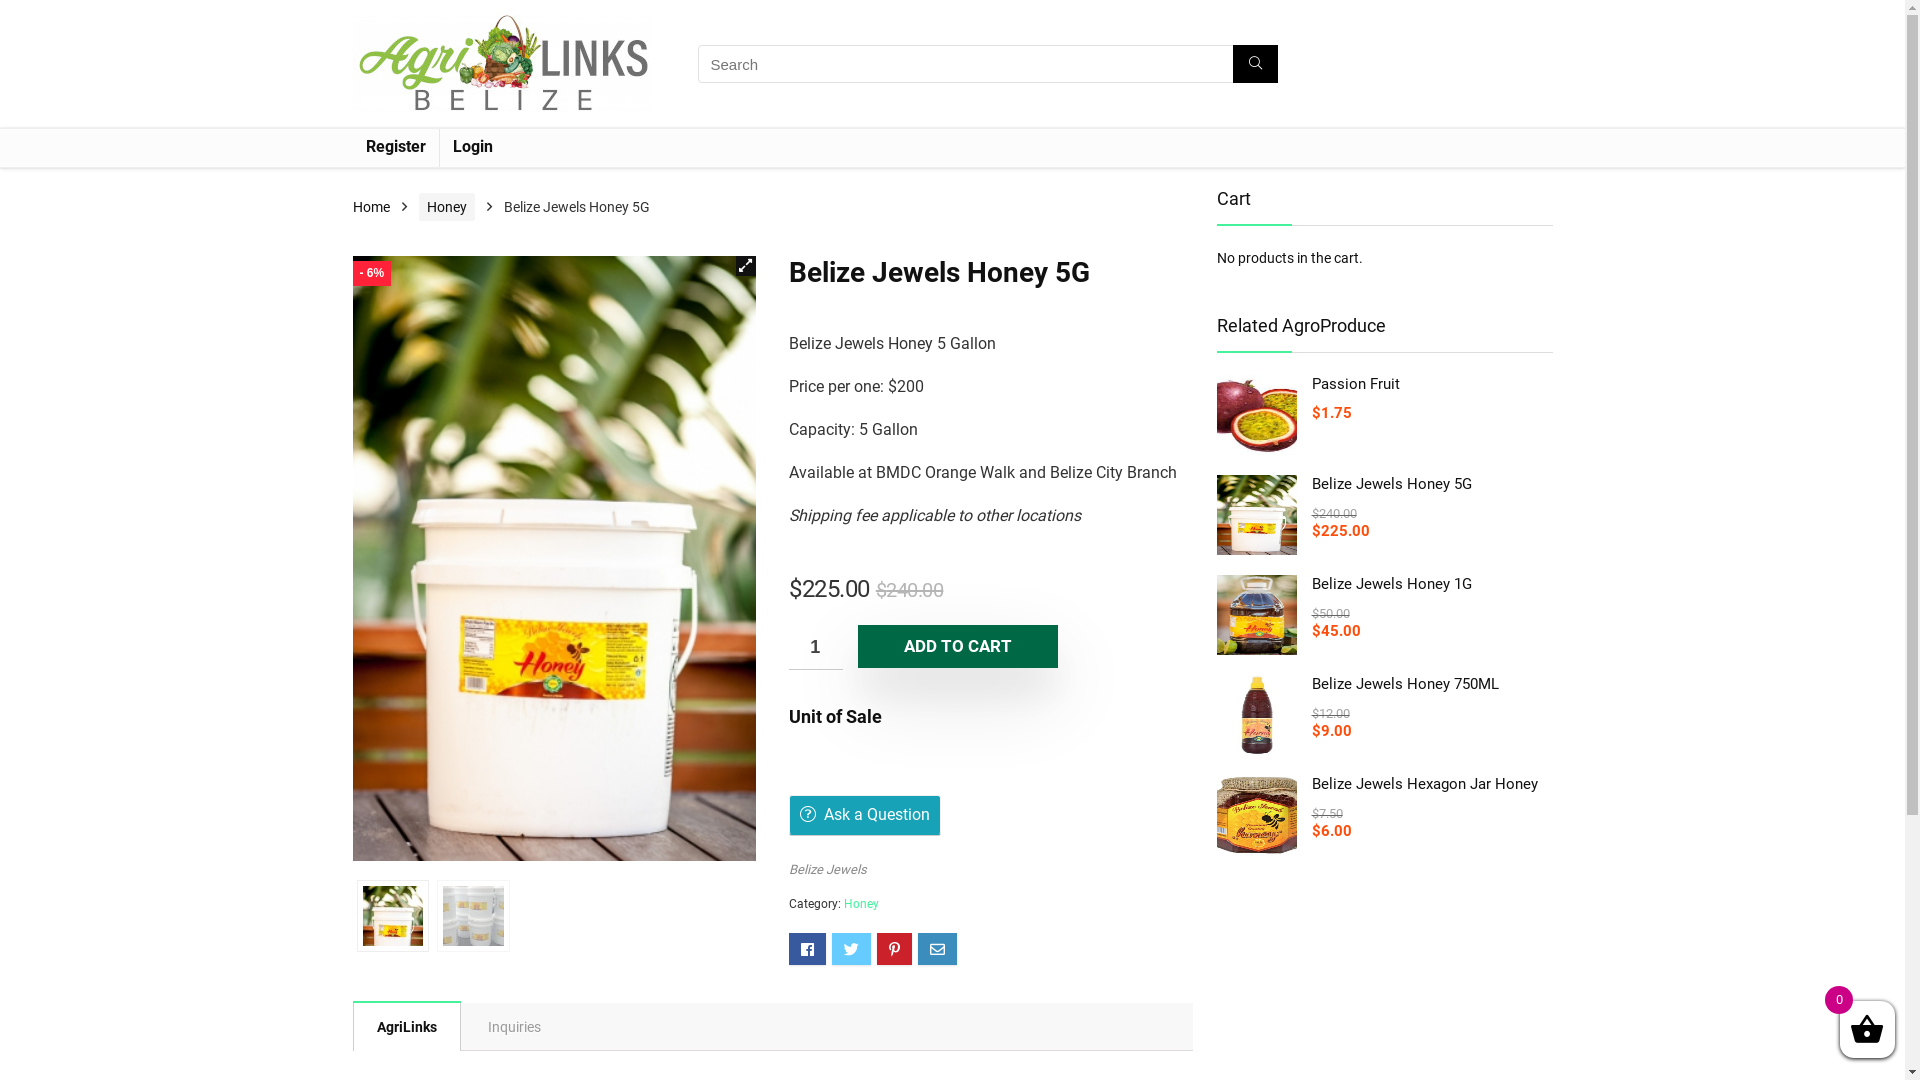 The image size is (1920, 1080). What do you see at coordinates (553, 558) in the screenshot?
I see `'5 Gallon'` at bounding box center [553, 558].